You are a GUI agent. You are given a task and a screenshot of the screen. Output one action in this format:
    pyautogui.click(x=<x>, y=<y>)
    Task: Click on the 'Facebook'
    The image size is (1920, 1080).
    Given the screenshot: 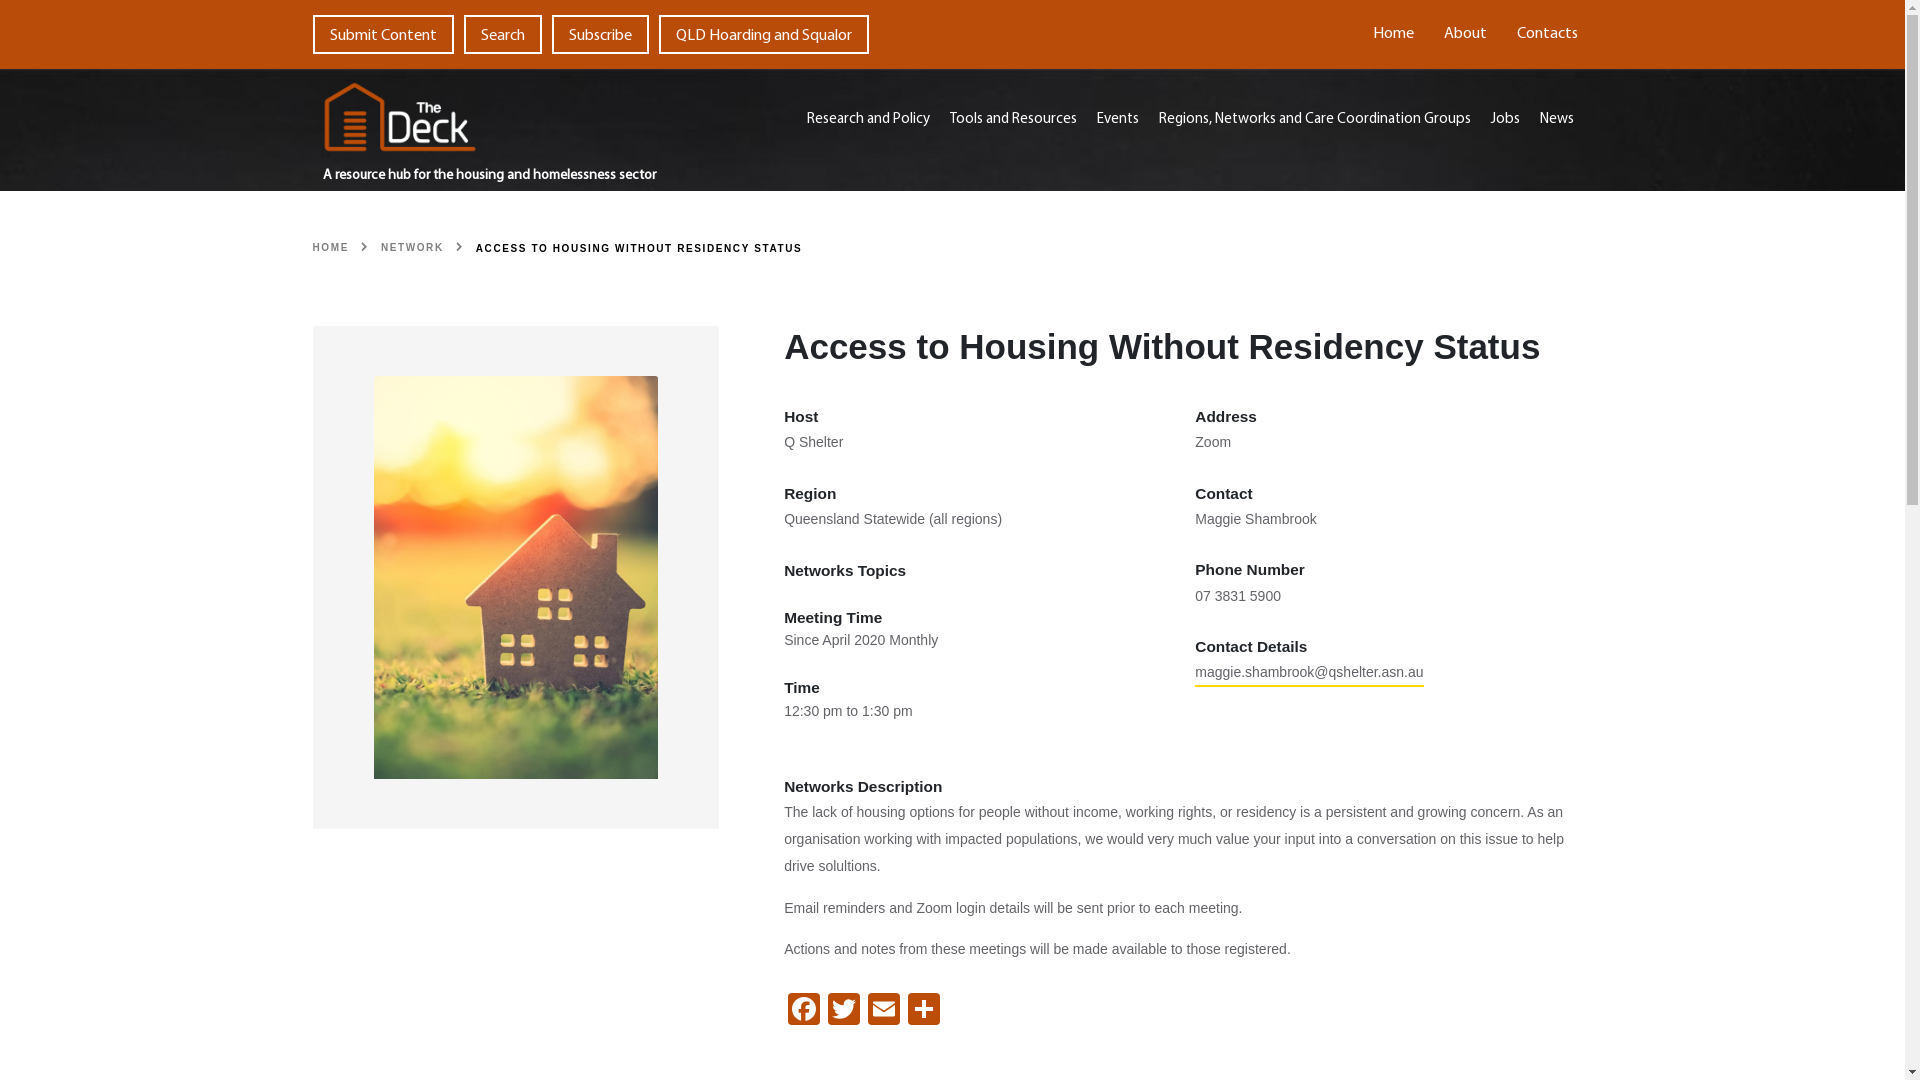 What is the action you would take?
    pyautogui.click(x=803, y=1011)
    